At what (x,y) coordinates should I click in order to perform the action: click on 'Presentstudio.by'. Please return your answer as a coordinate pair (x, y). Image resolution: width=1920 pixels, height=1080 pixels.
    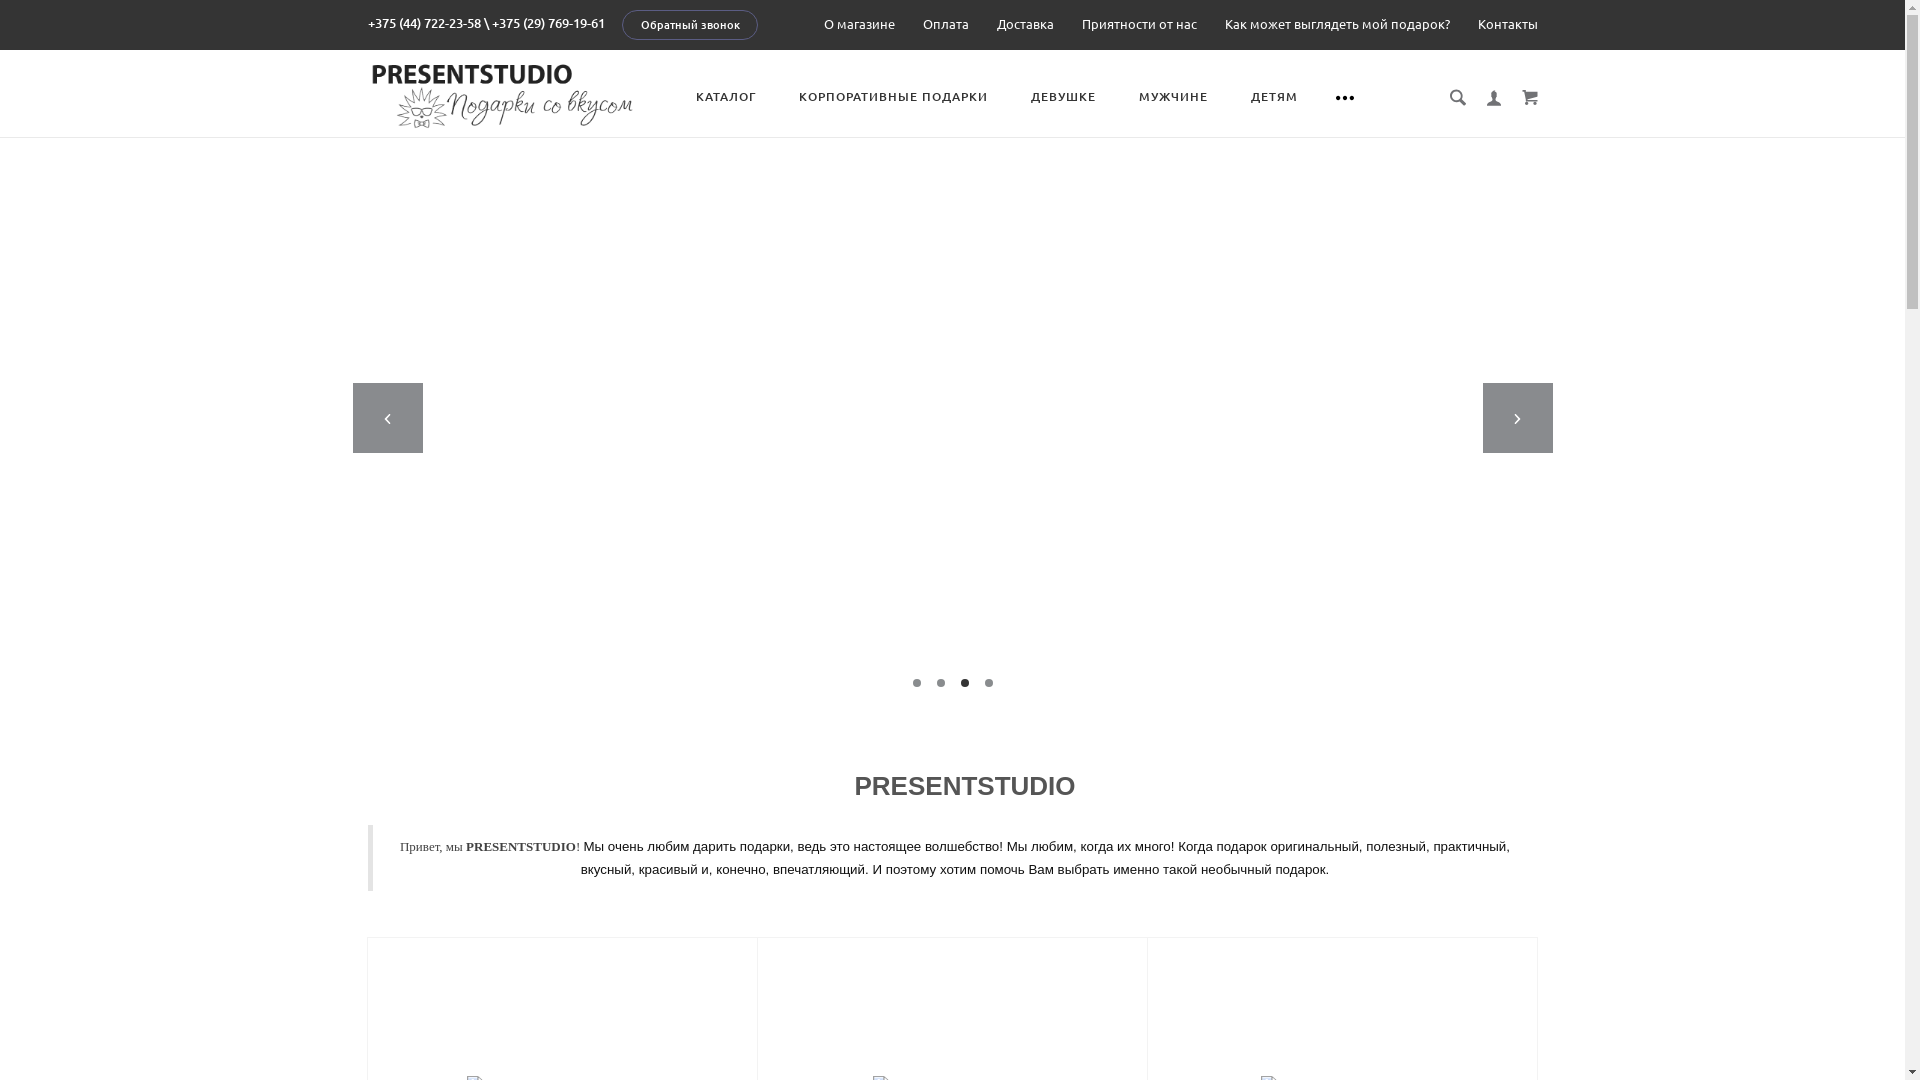
    Looking at the image, I should click on (368, 93).